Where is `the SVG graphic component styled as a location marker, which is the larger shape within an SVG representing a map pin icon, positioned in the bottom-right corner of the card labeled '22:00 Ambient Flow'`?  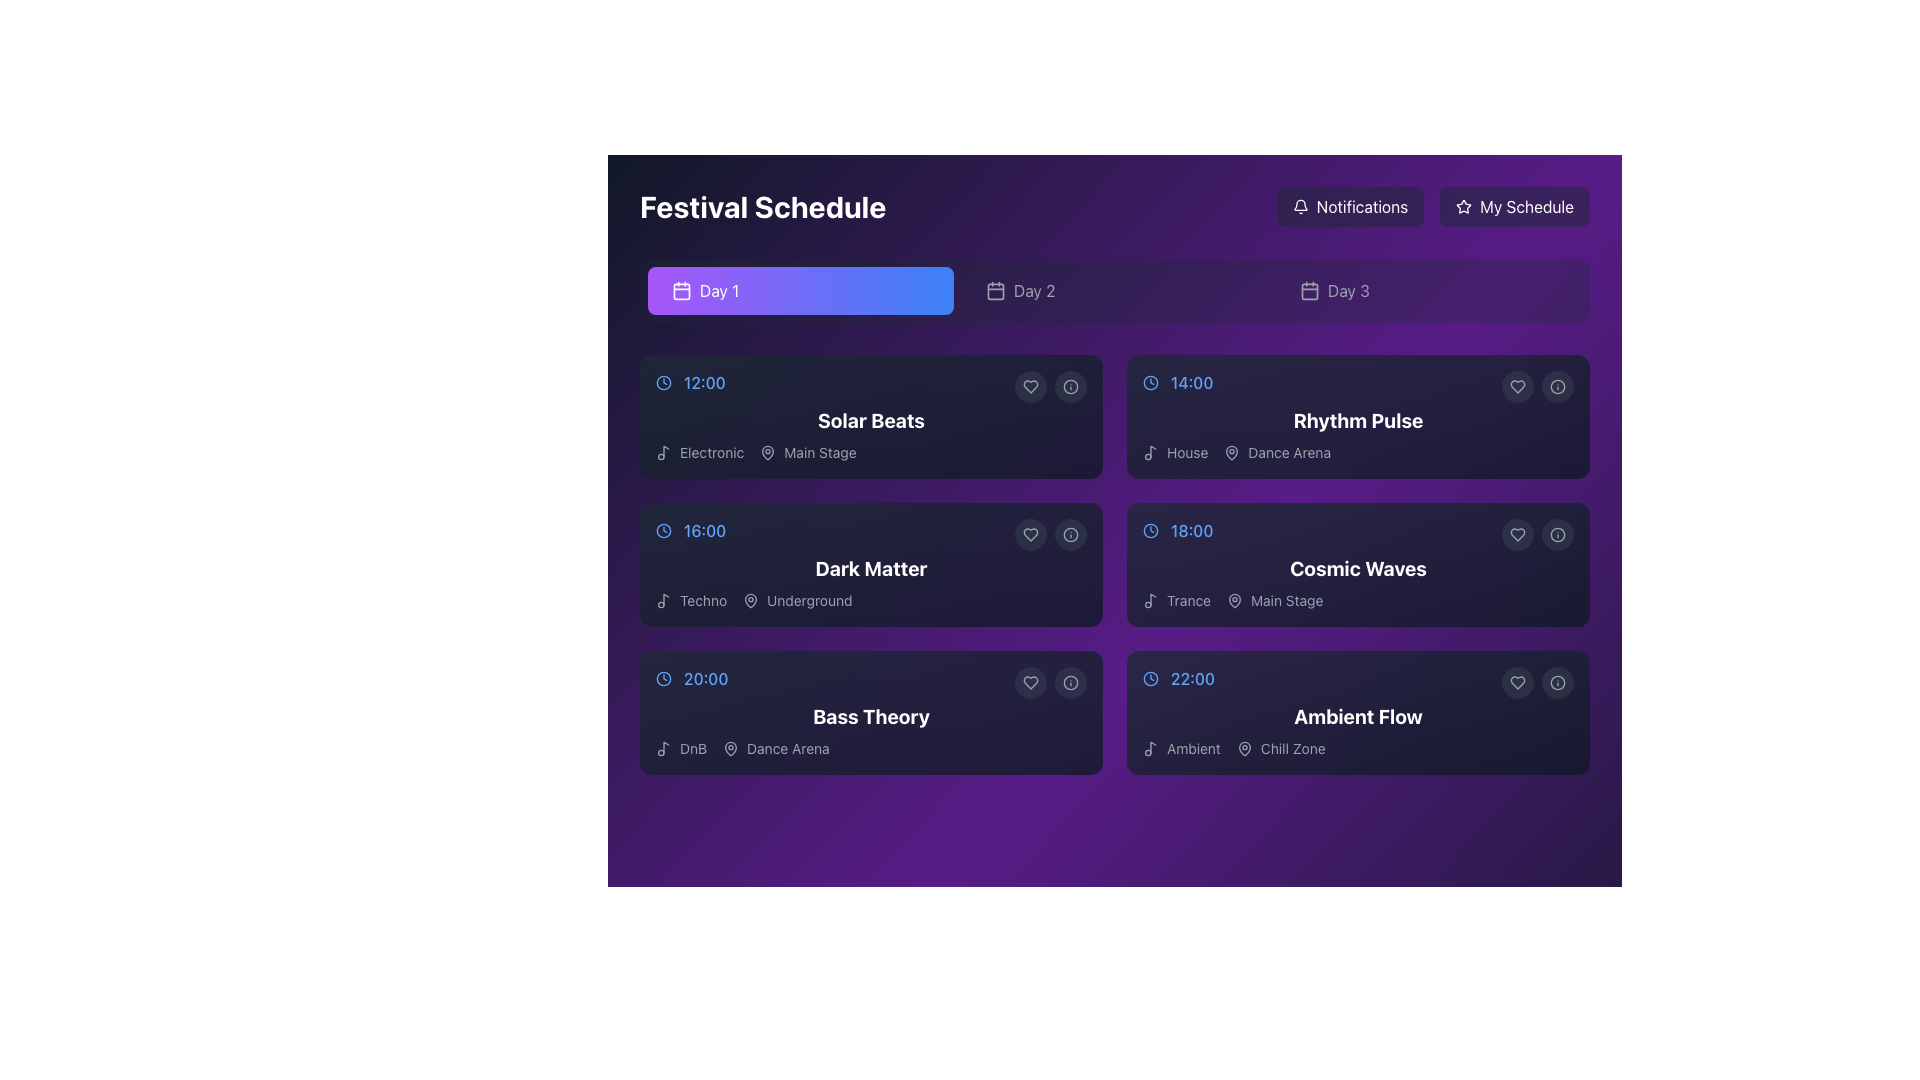
the SVG graphic component styled as a location marker, which is the larger shape within an SVG representing a map pin icon, positioned in the bottom-right corner of the card labeled '22:00 Ambient Flow' is located at coordinates (1243, 748).